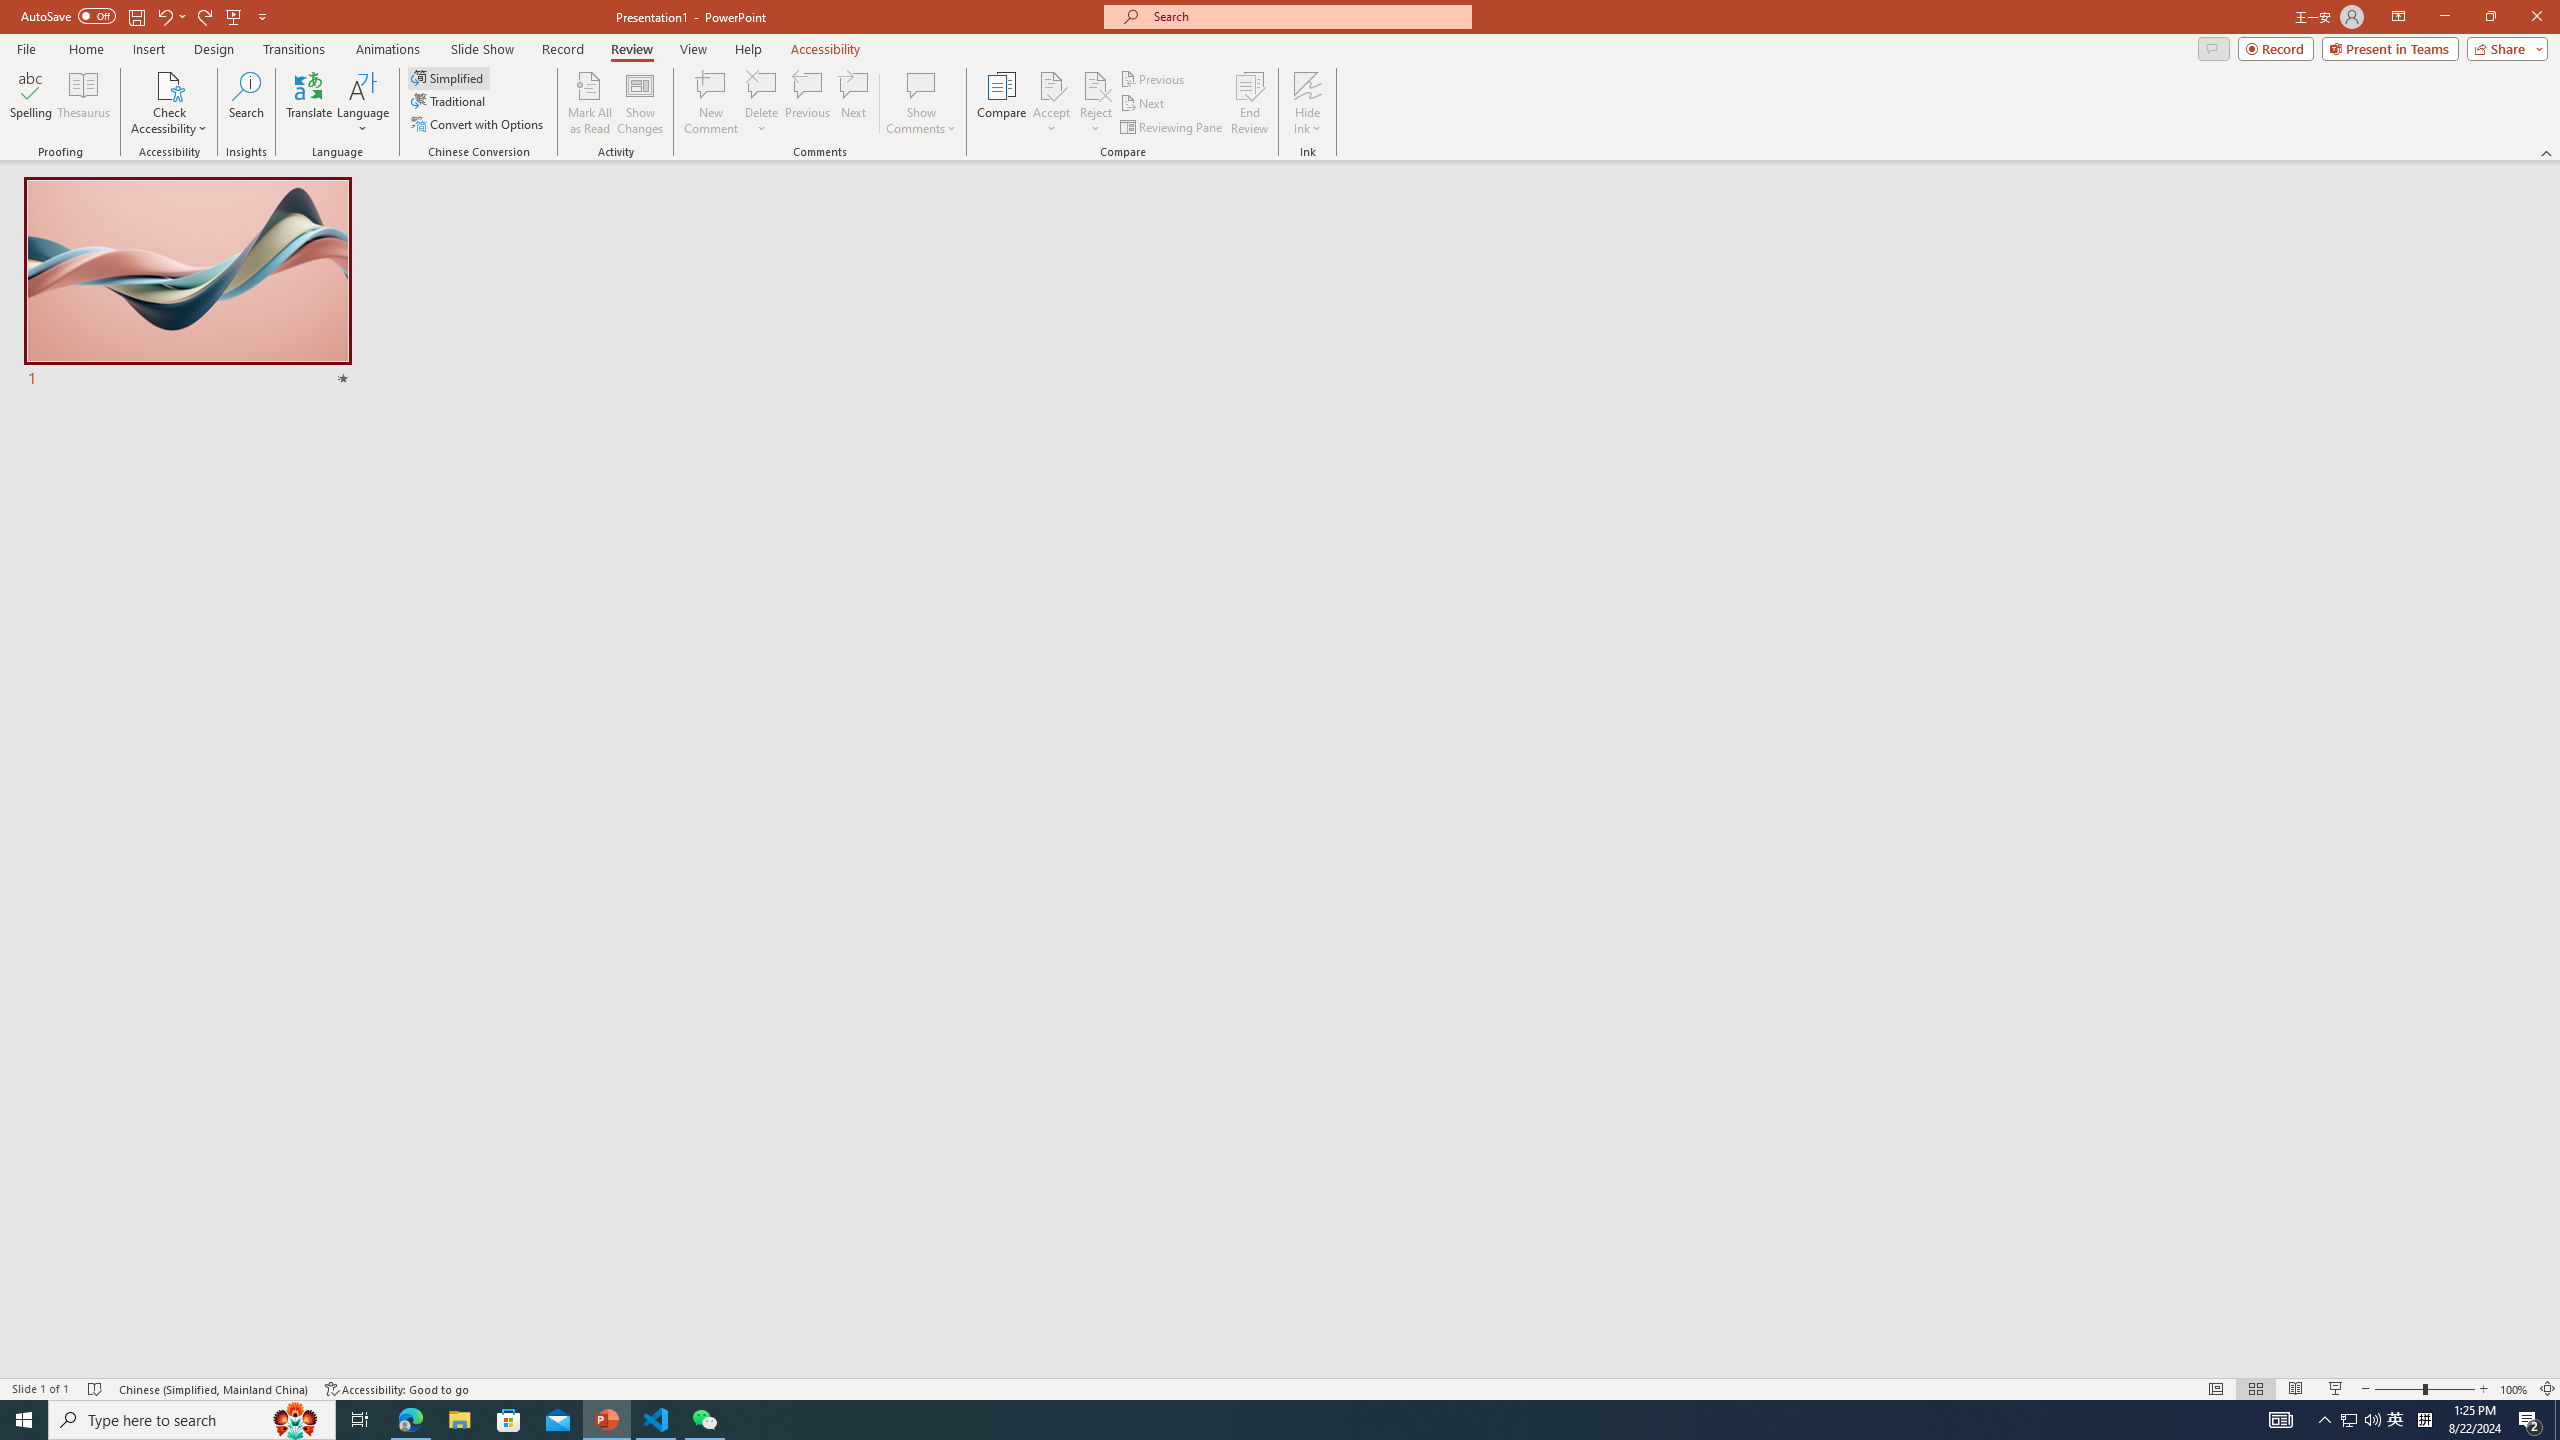 Image resolution: width=2560 pixels, height=1440 pixels. Describe the element at coordinates (2547, 1389) in the screenshot. I see `'Zoom to Fit '` at that location.